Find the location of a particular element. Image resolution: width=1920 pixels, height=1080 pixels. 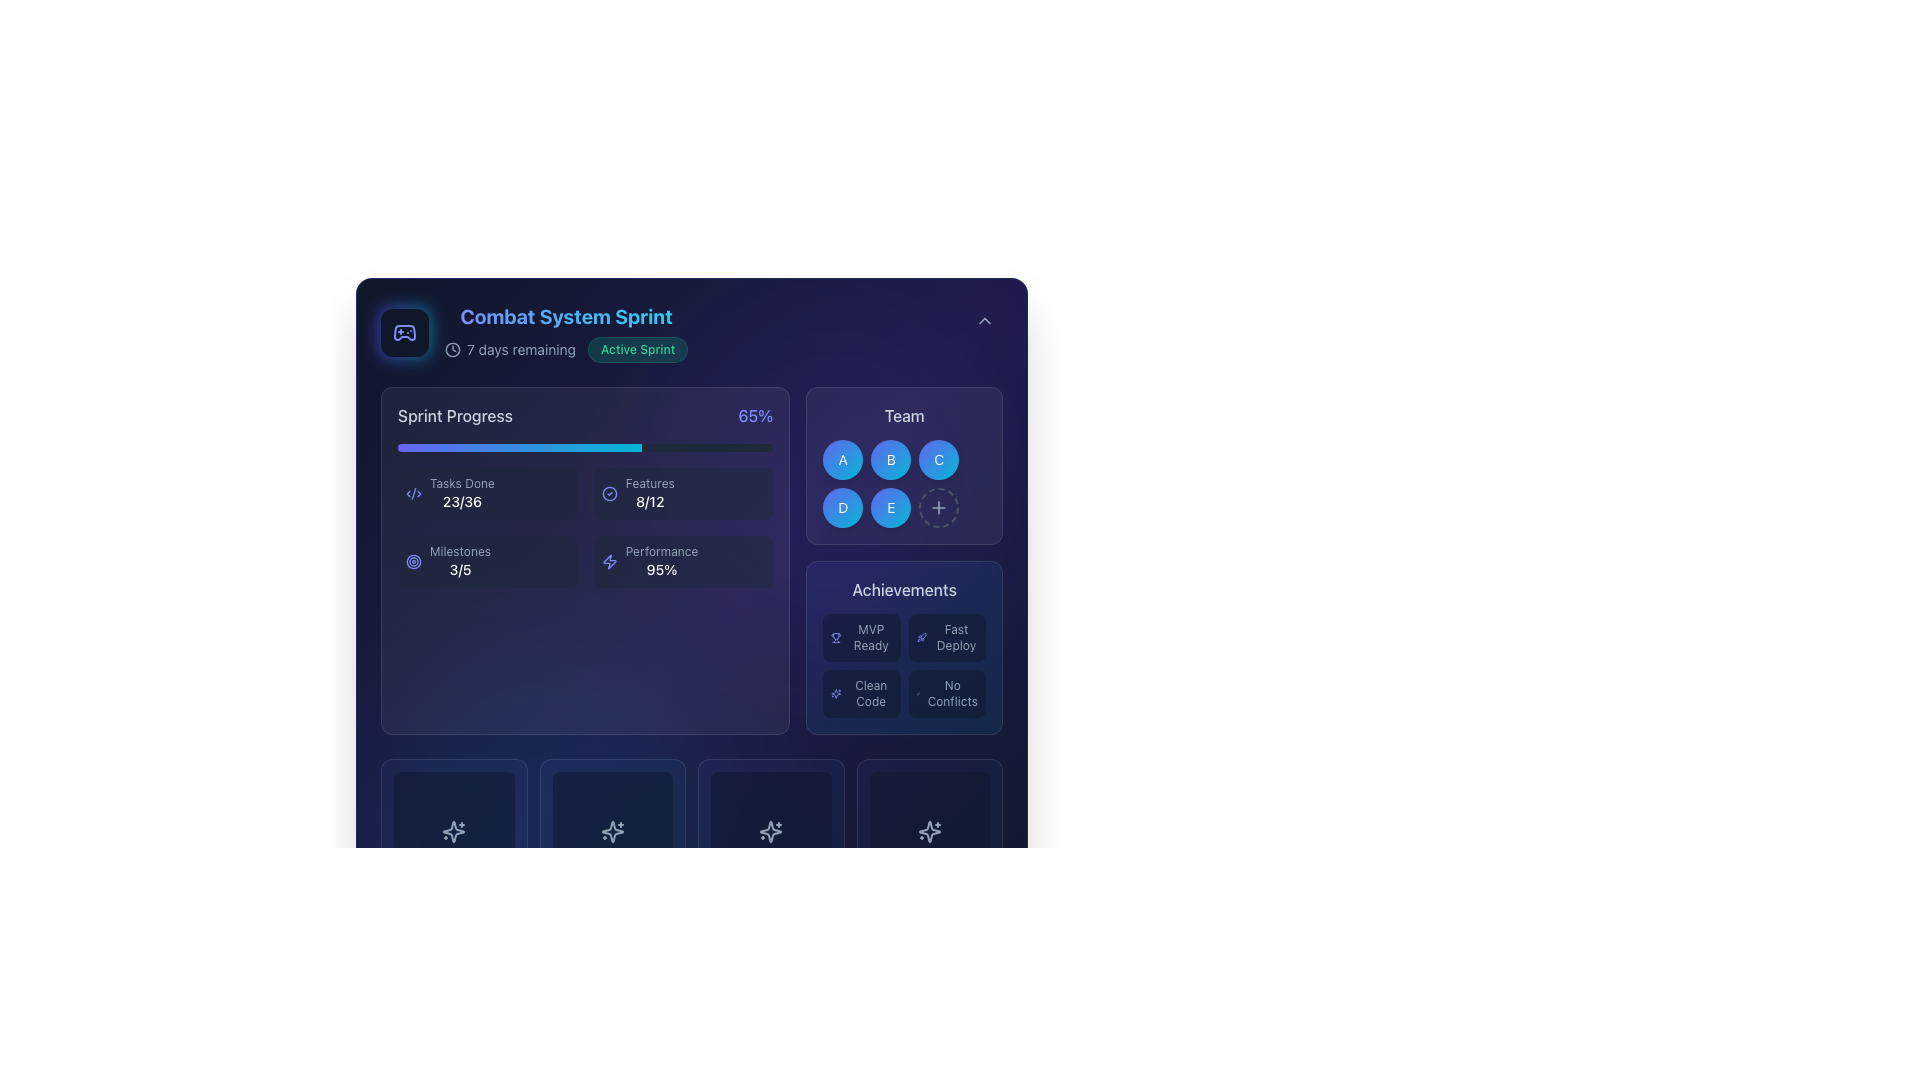

the Text Display that shows progress towards a milestone, located in the Sprint Progress section, below 'Tasks Done' is located at coordinates (459, 562).